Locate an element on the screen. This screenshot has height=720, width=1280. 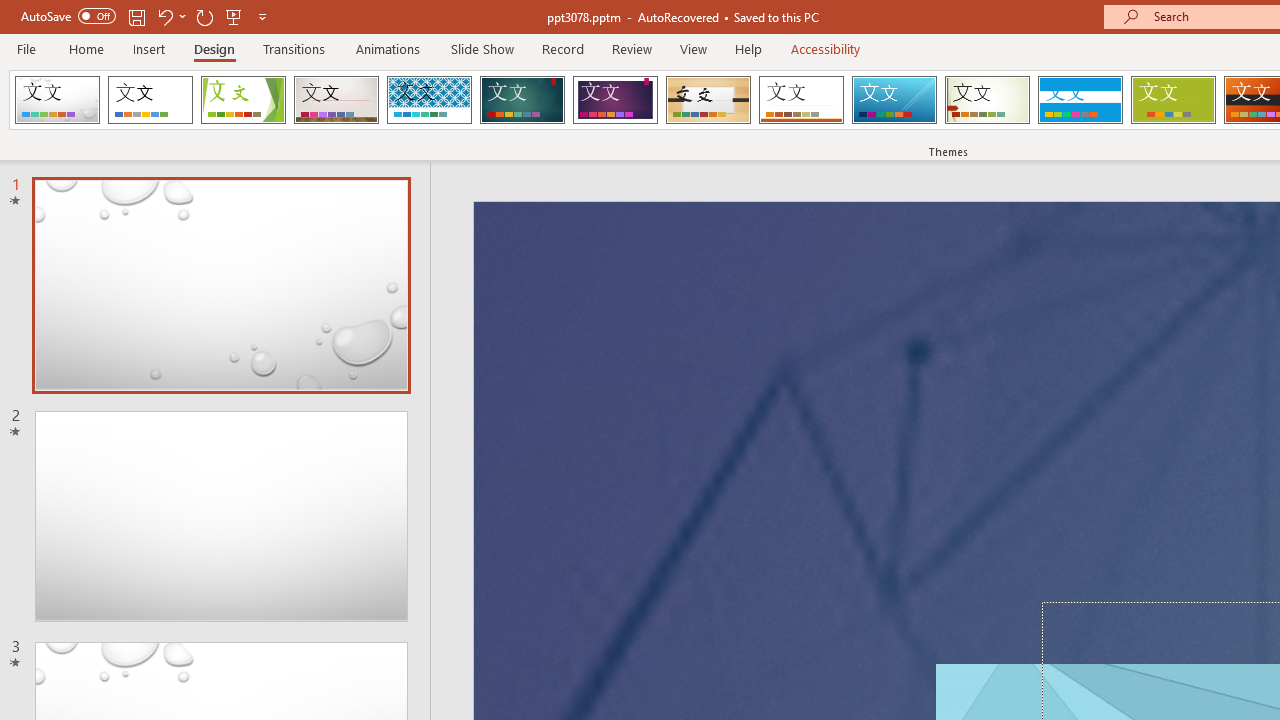
'Retrospect' is located at coordinates (801, 100).